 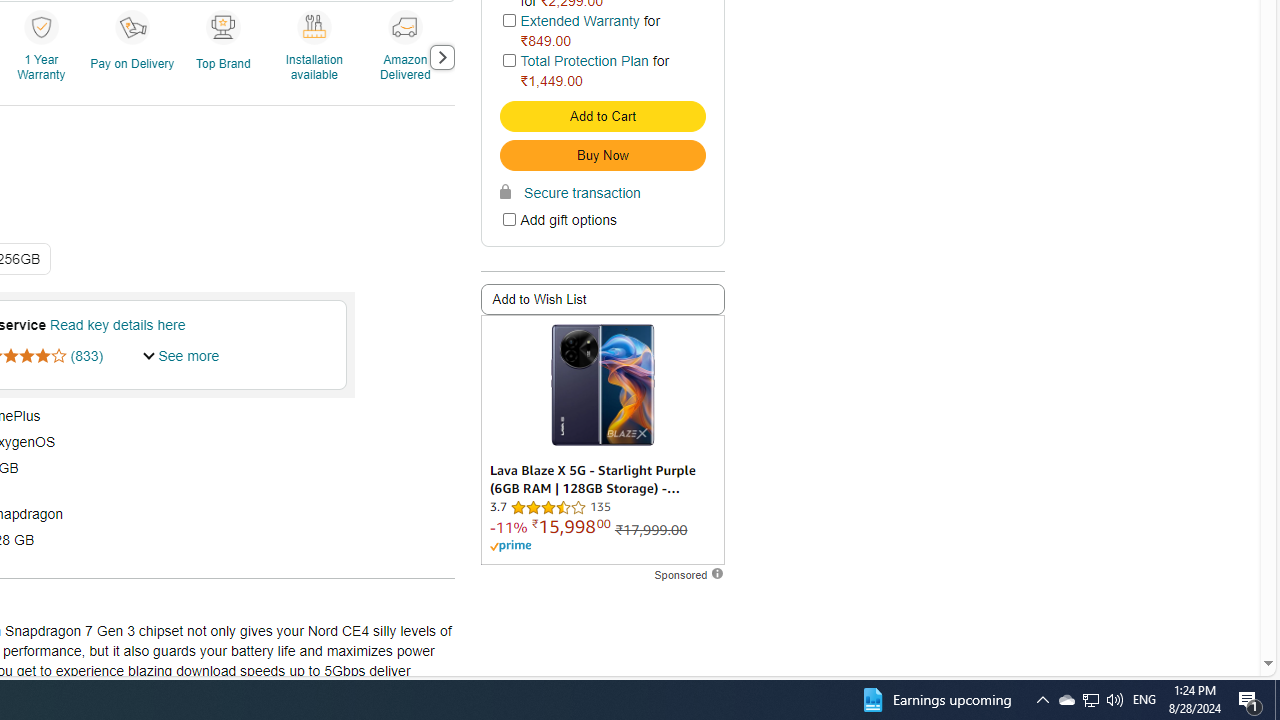 What do you see at coordinates (181, 354) in the screenshot?
I see `'See more'` at bounding box center [181, 354].